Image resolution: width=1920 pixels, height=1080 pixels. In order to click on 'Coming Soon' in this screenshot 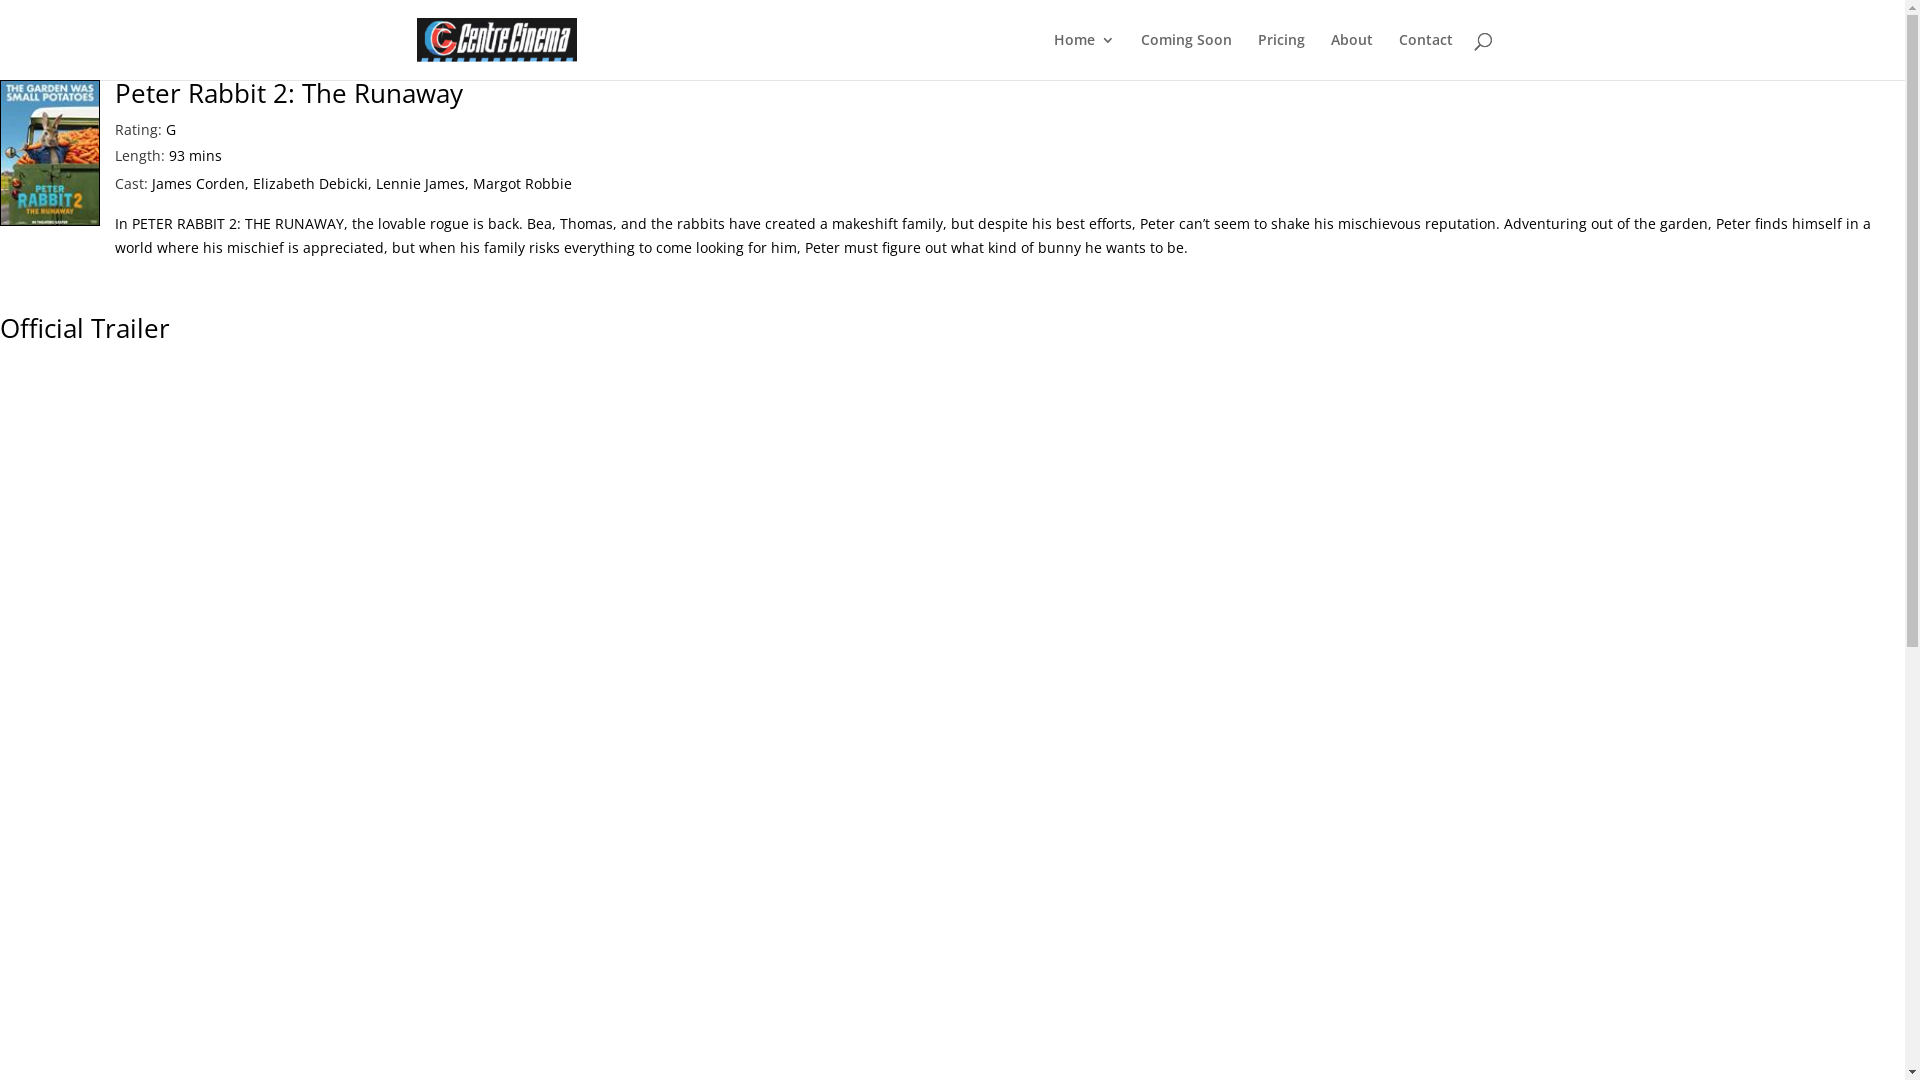, I will do `click(1185, 55)`.